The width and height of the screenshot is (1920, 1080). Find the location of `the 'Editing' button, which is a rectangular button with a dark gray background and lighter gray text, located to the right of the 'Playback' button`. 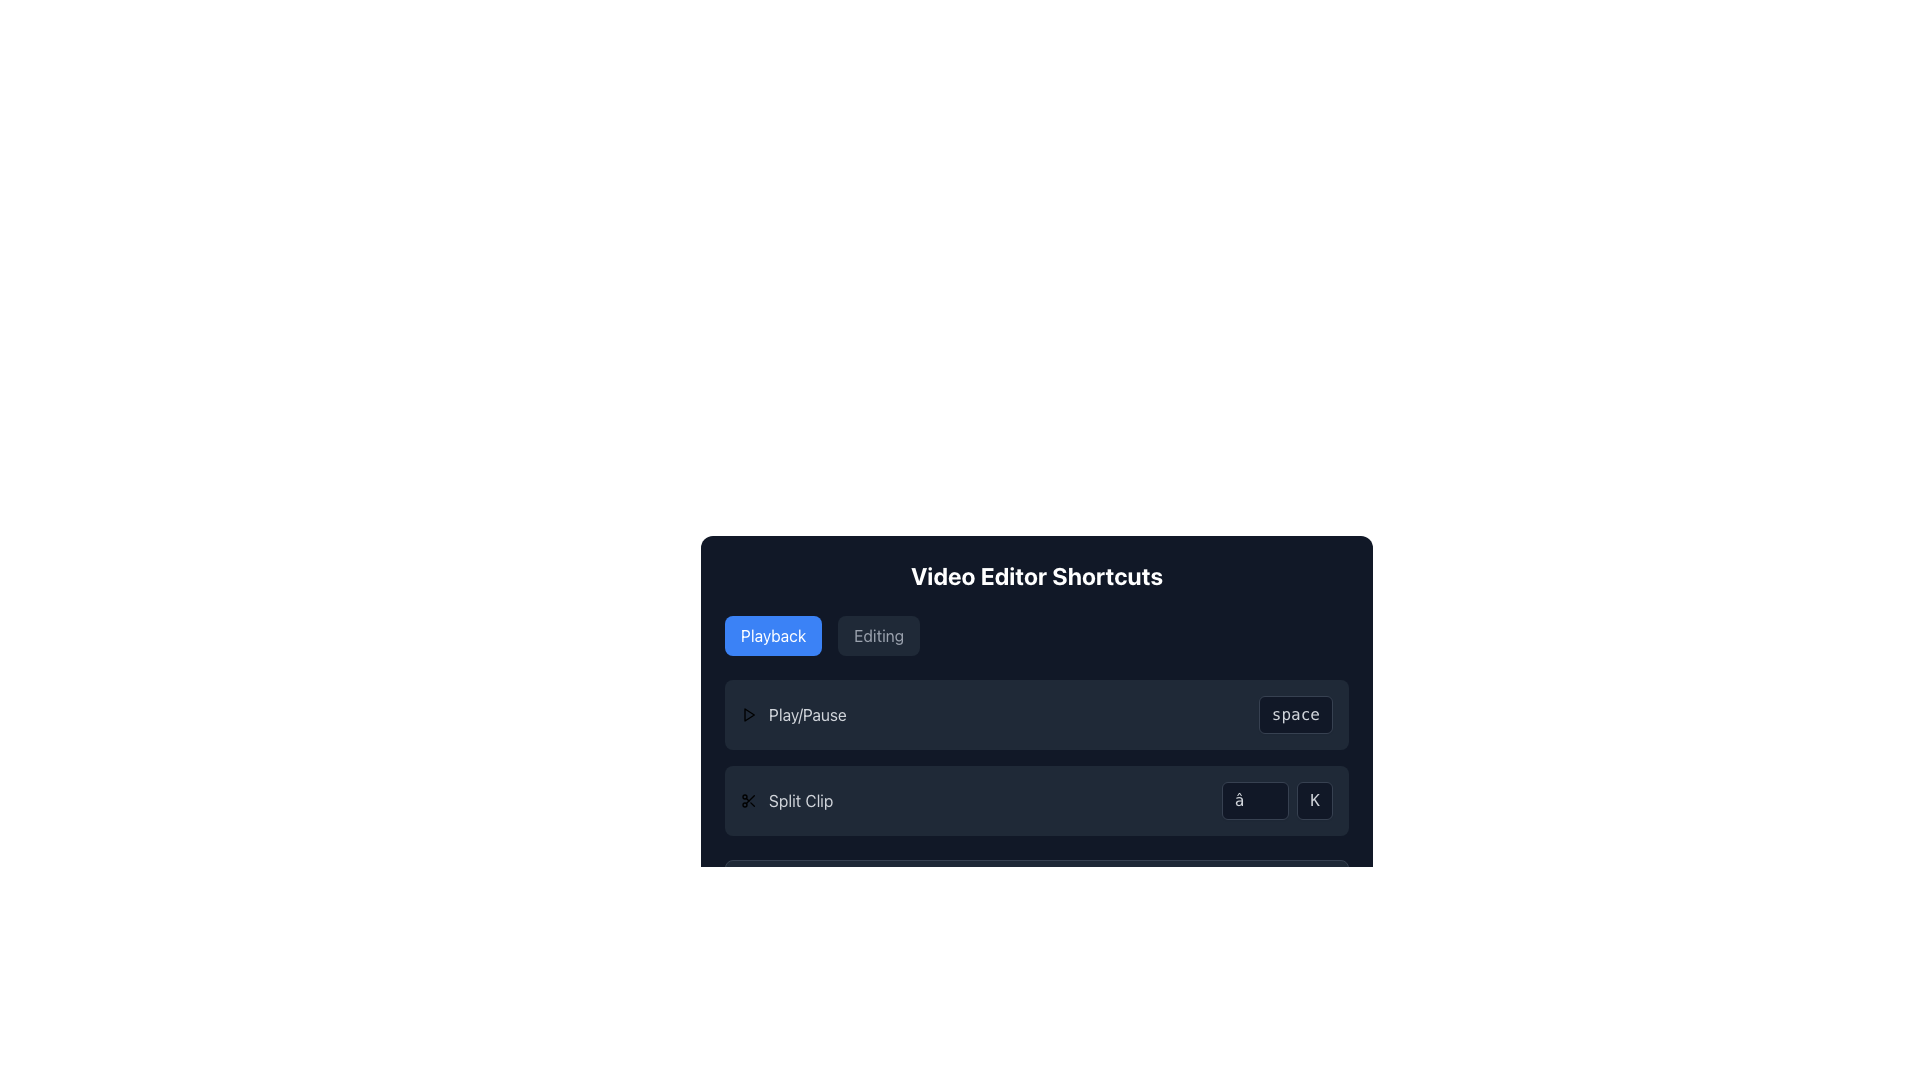

the 'Editing' button, which is a rectangular button with a dark gray background and lighter gray text, located to the right of the 'Playback' button is located at coordinates (879, 636).